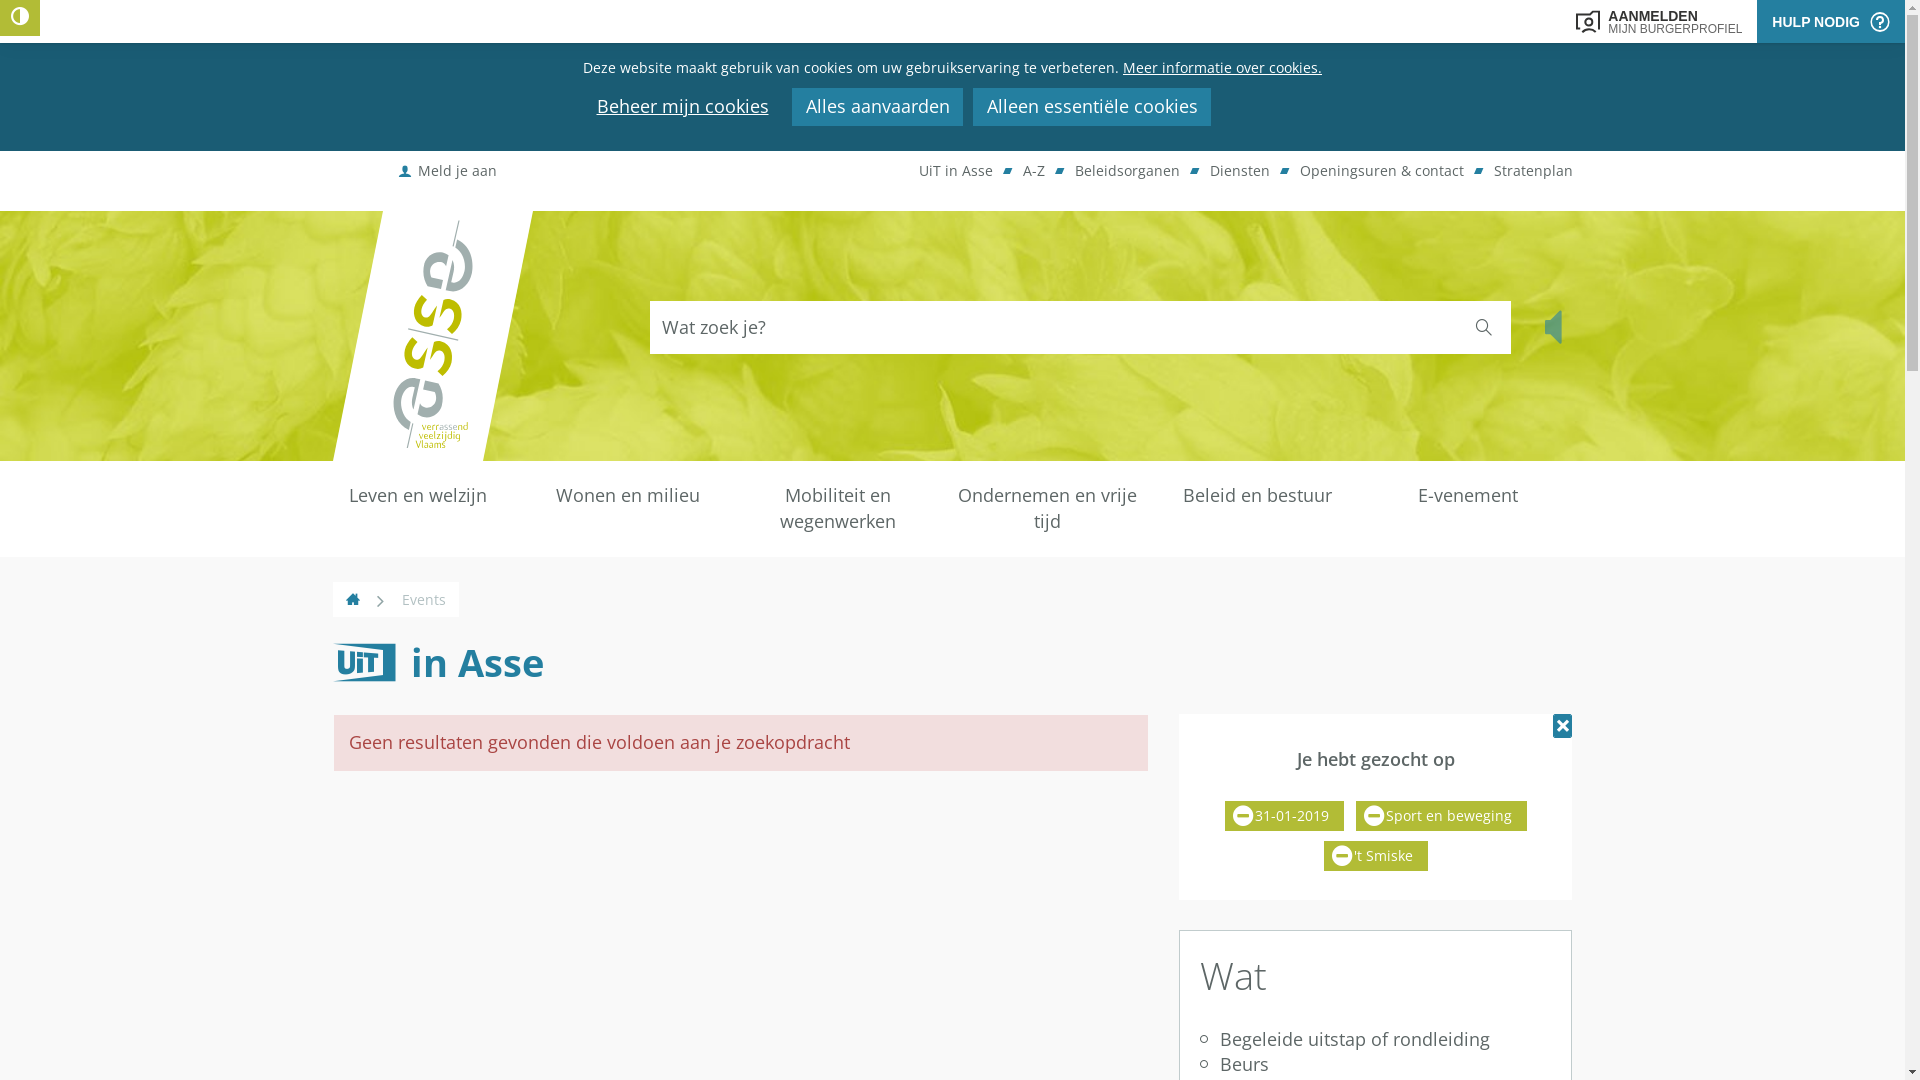 The height and width of the screenshot is (1080, 1920). Describe the element at coordinates (1374, 1039) in the screenshot. I see `'Begeleide uitstap of rondleiding'` at that location.